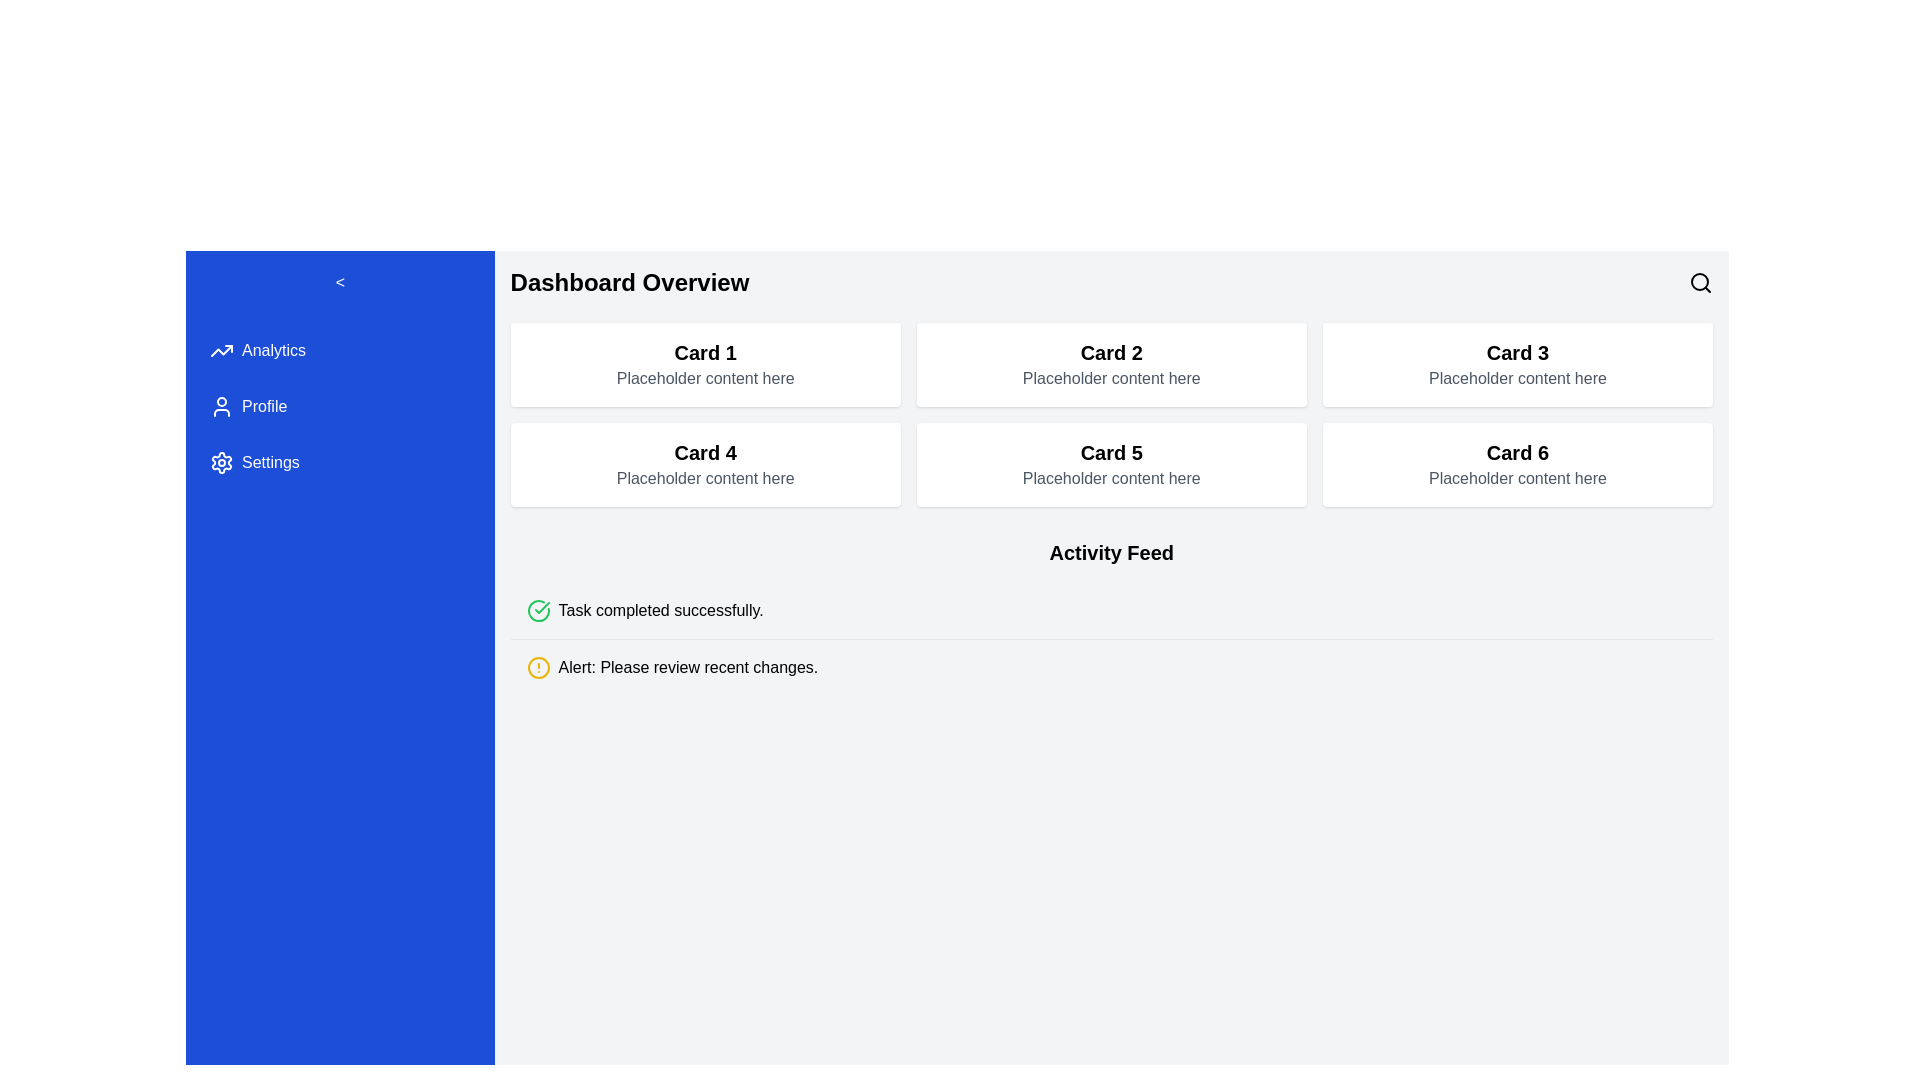 The height and width of the screenshot is (1080, 1920). What do you see at coordinates (221, 350) in the screenshot?
I see `the upward arrow icon in the side navigation bar, which is part of the SVG icon representing an upward trend, located to the left of the 'Analytics' label` at bounding box center [221, 350].